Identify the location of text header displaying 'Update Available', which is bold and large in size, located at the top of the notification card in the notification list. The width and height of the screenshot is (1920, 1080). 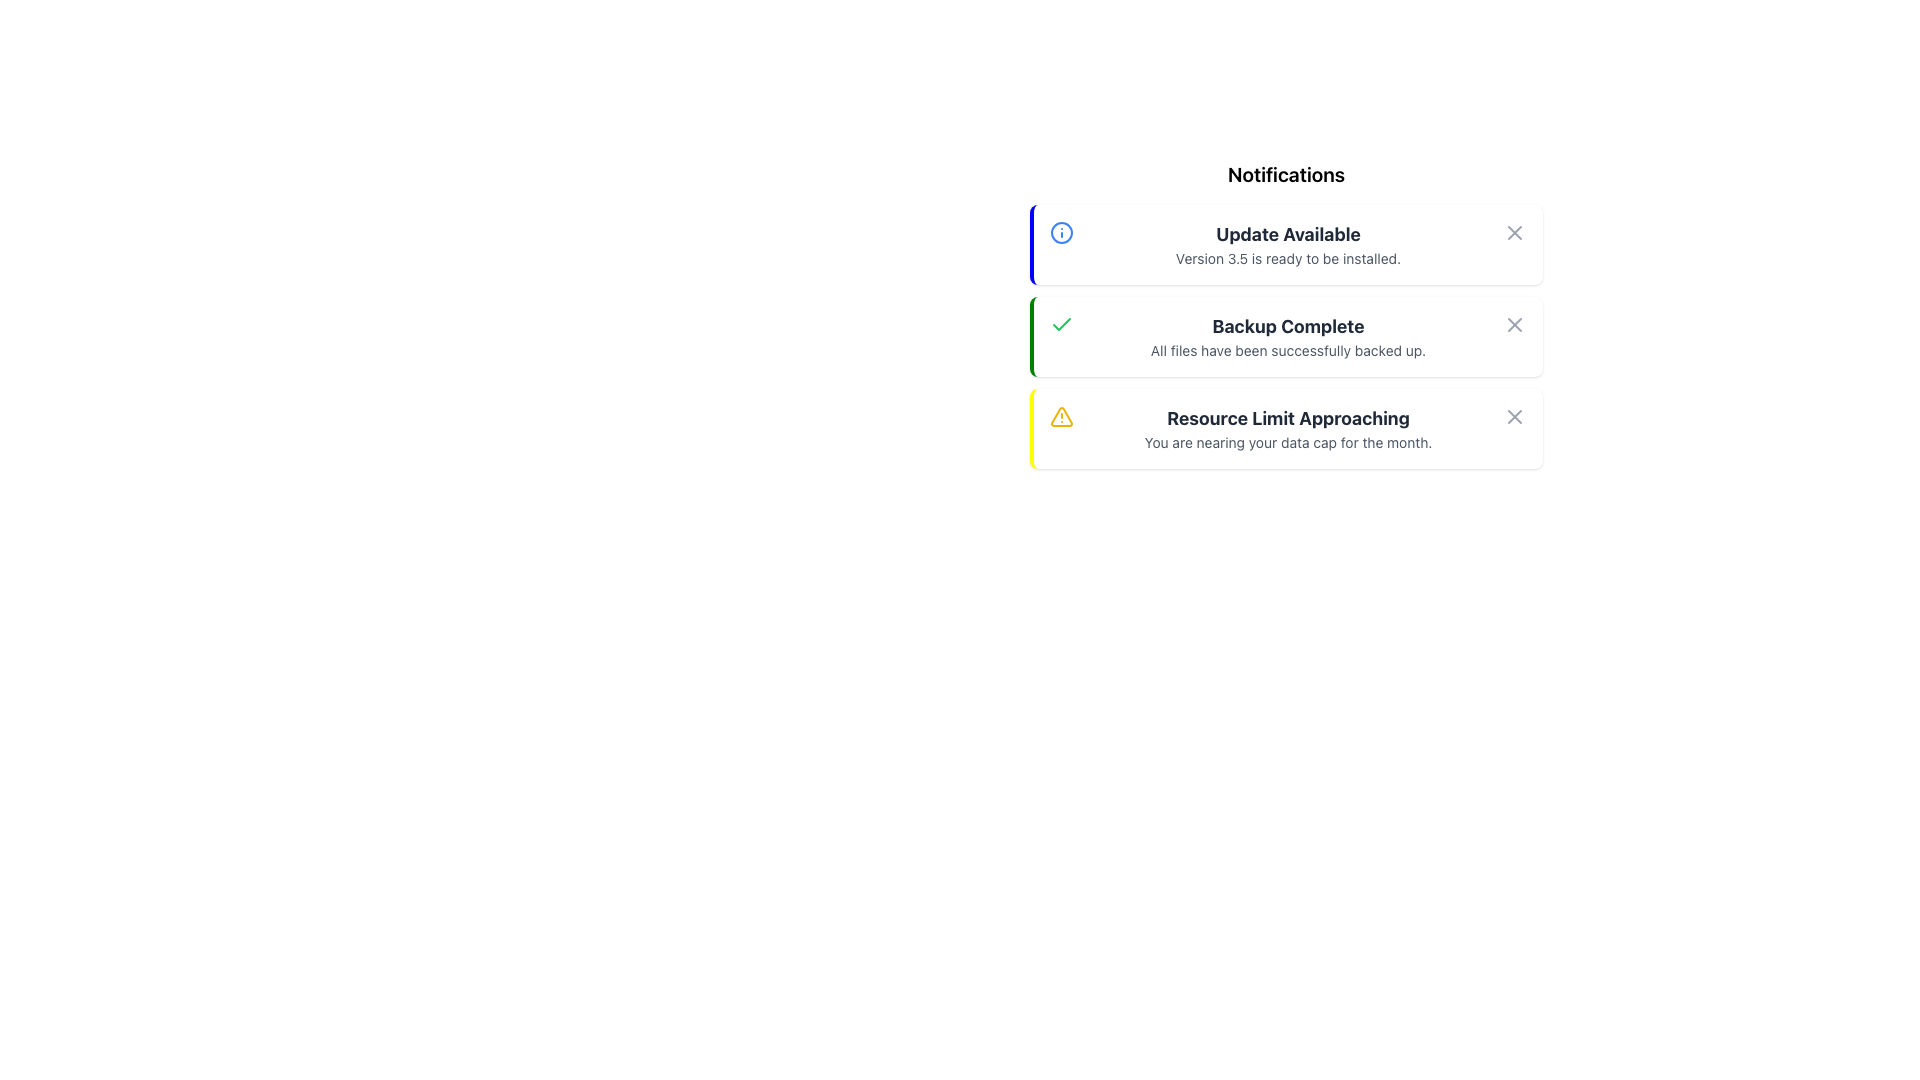
(1288, 234).